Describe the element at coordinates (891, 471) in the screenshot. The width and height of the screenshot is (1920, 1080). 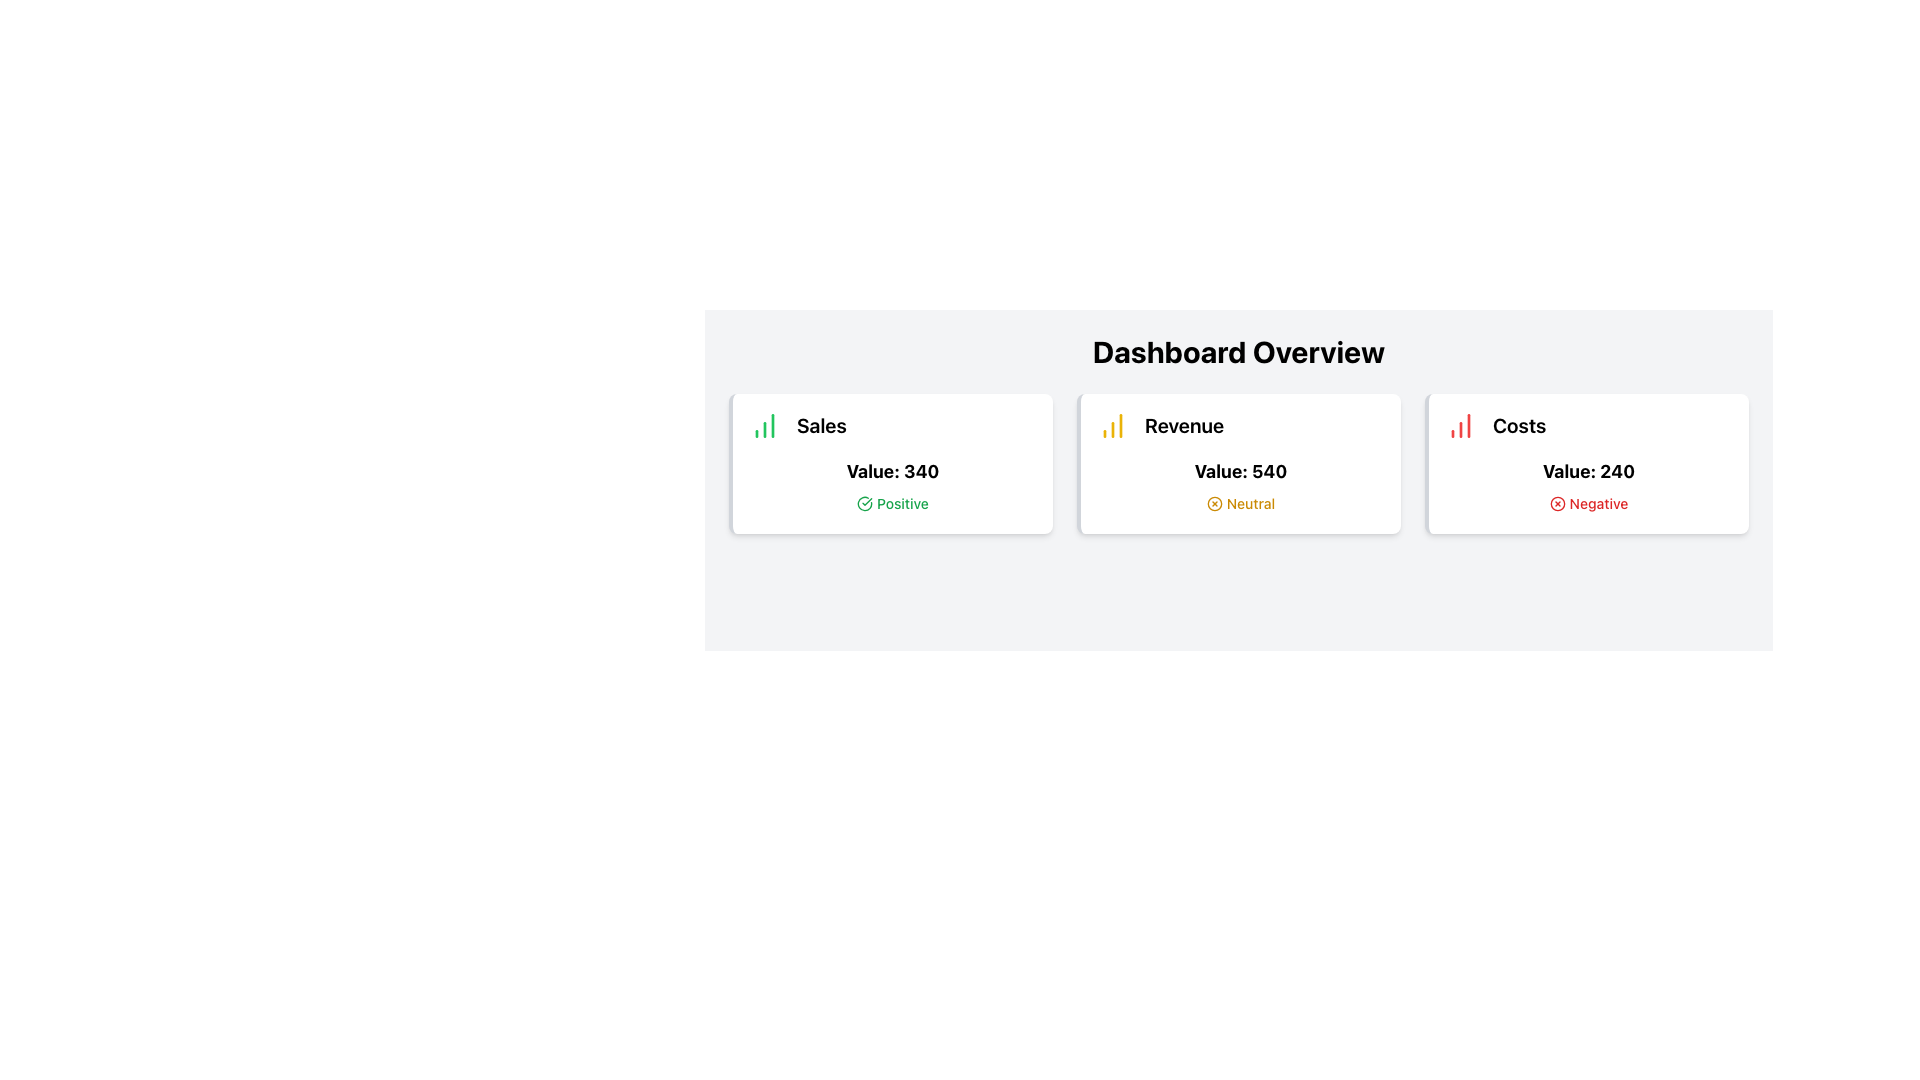
I see `the bold text display showing 'Value: 340' within the central left card of the dashboard, positioned below the 'Sales' label and above the 'Positive' indicator` at that location.